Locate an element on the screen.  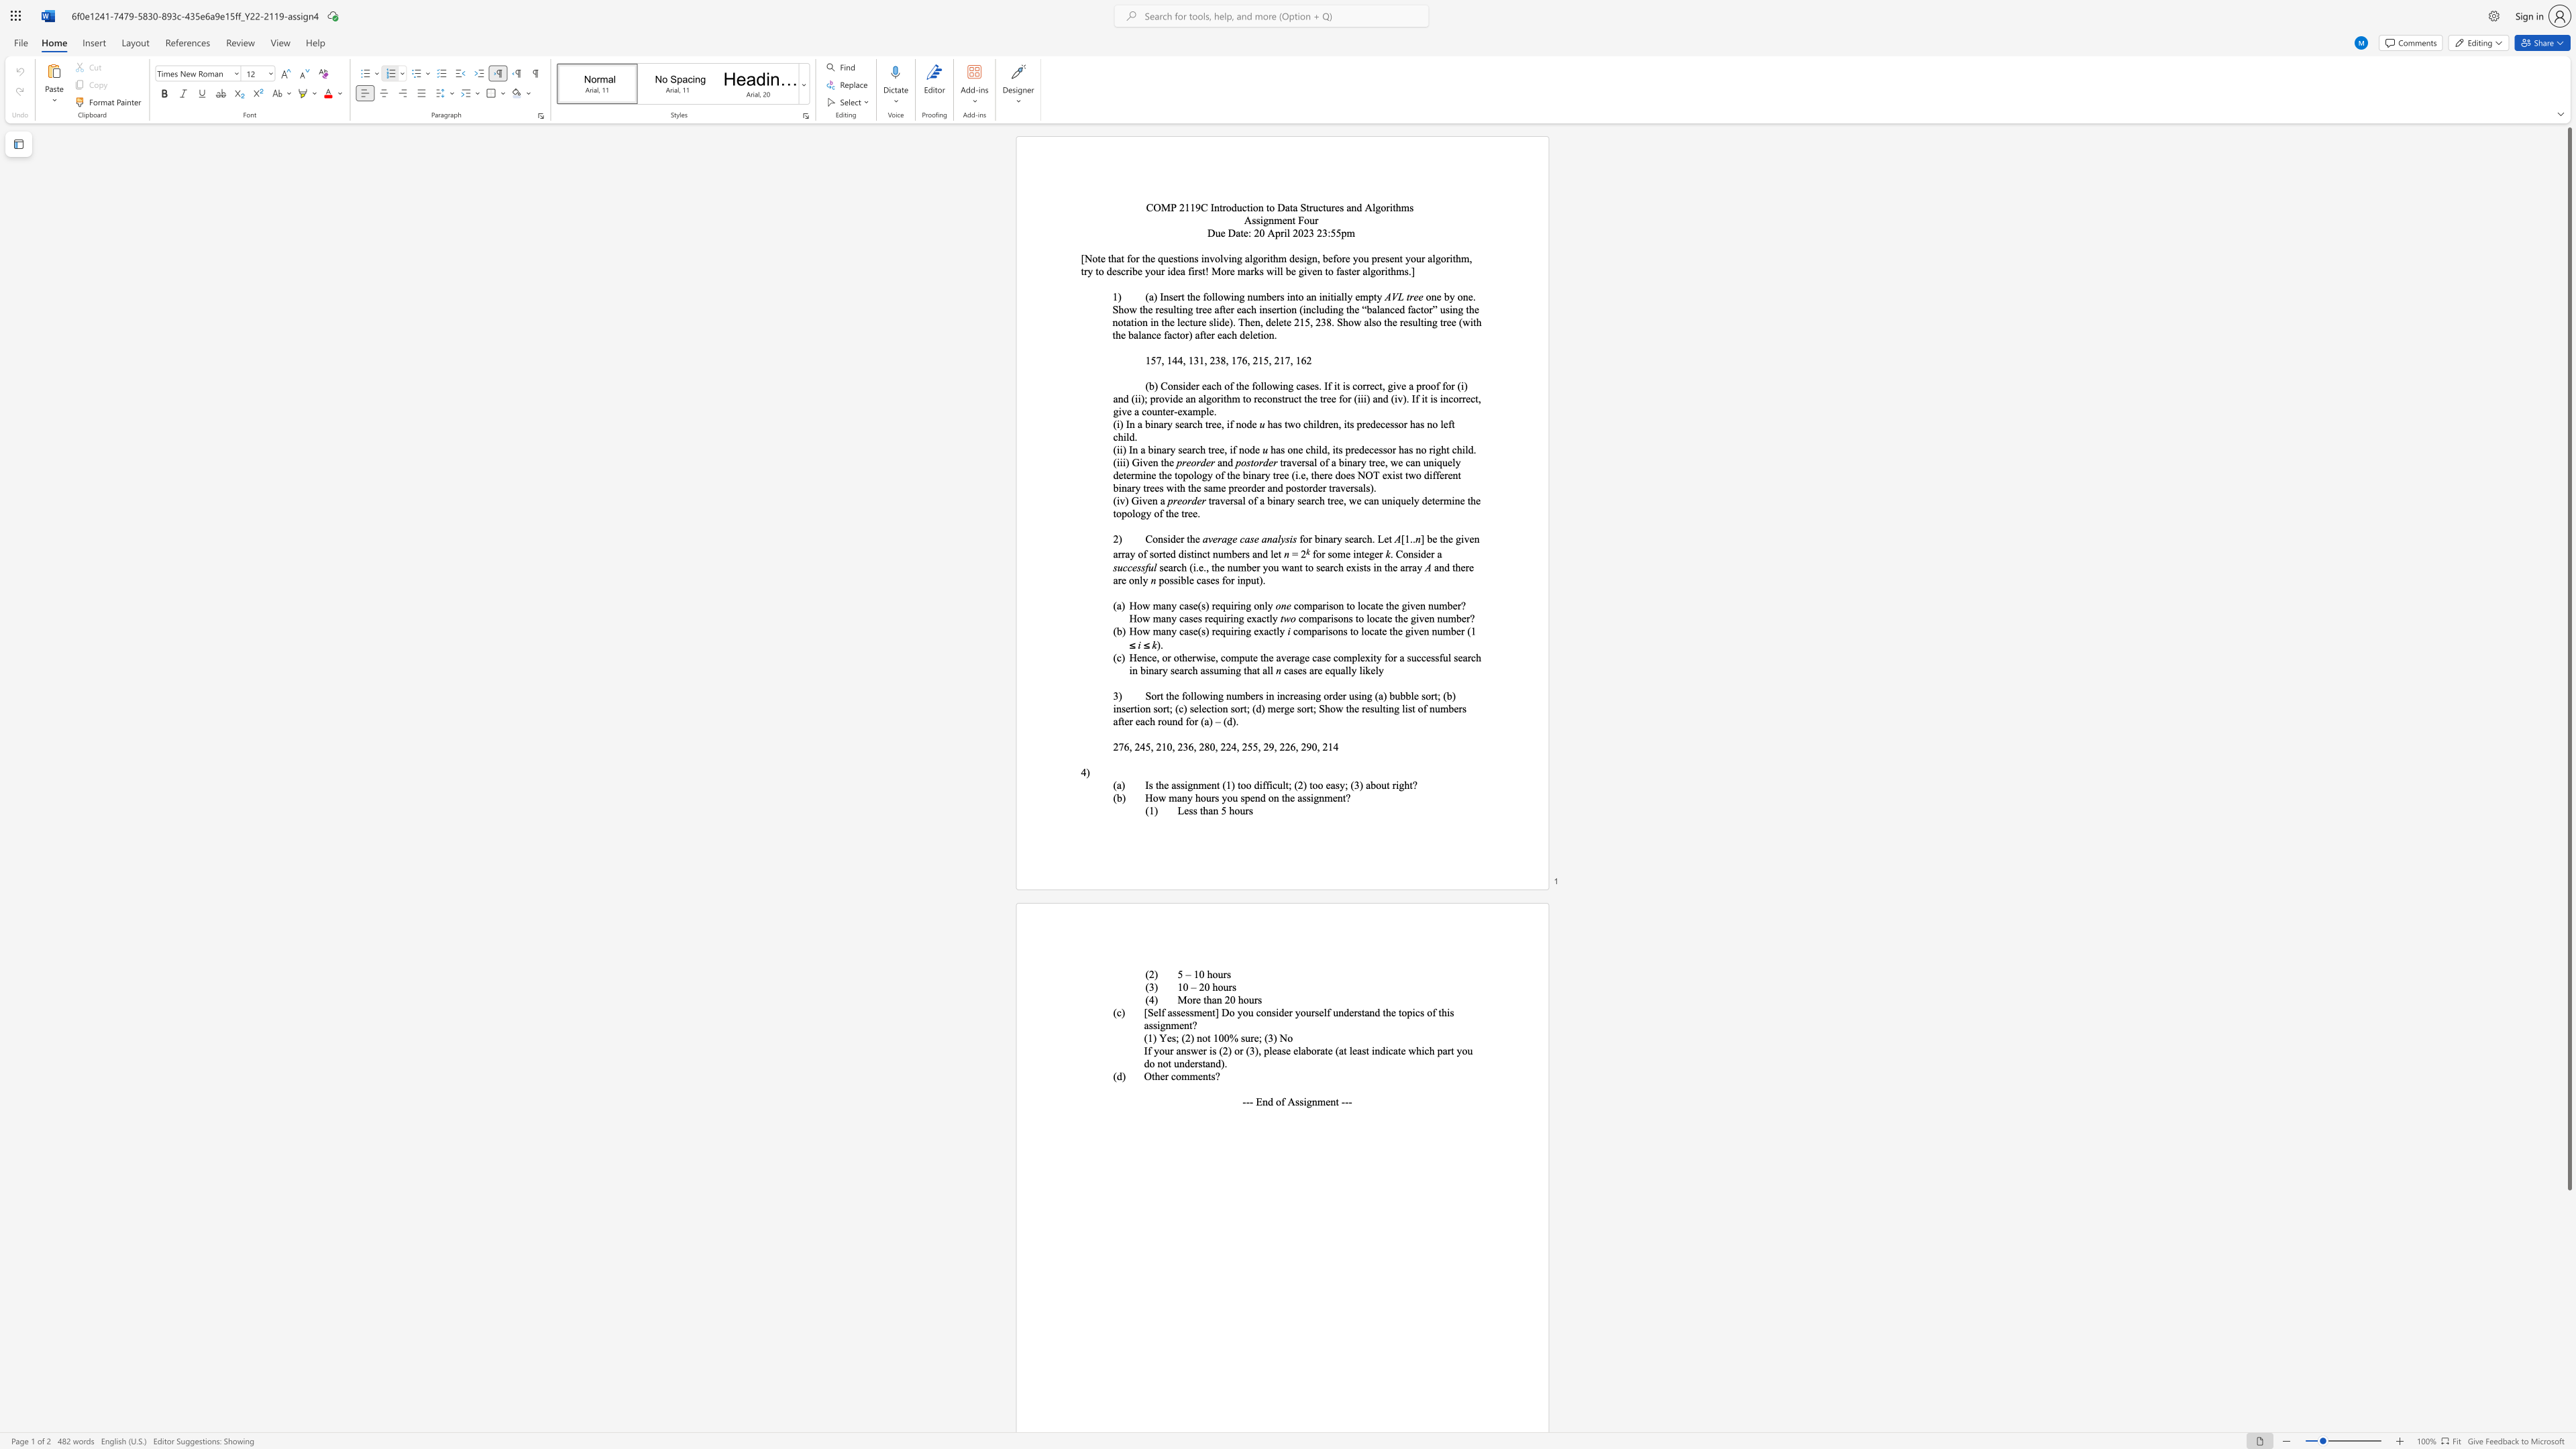
the 3th character "a" in the text is located at coordinates (1115, 720).